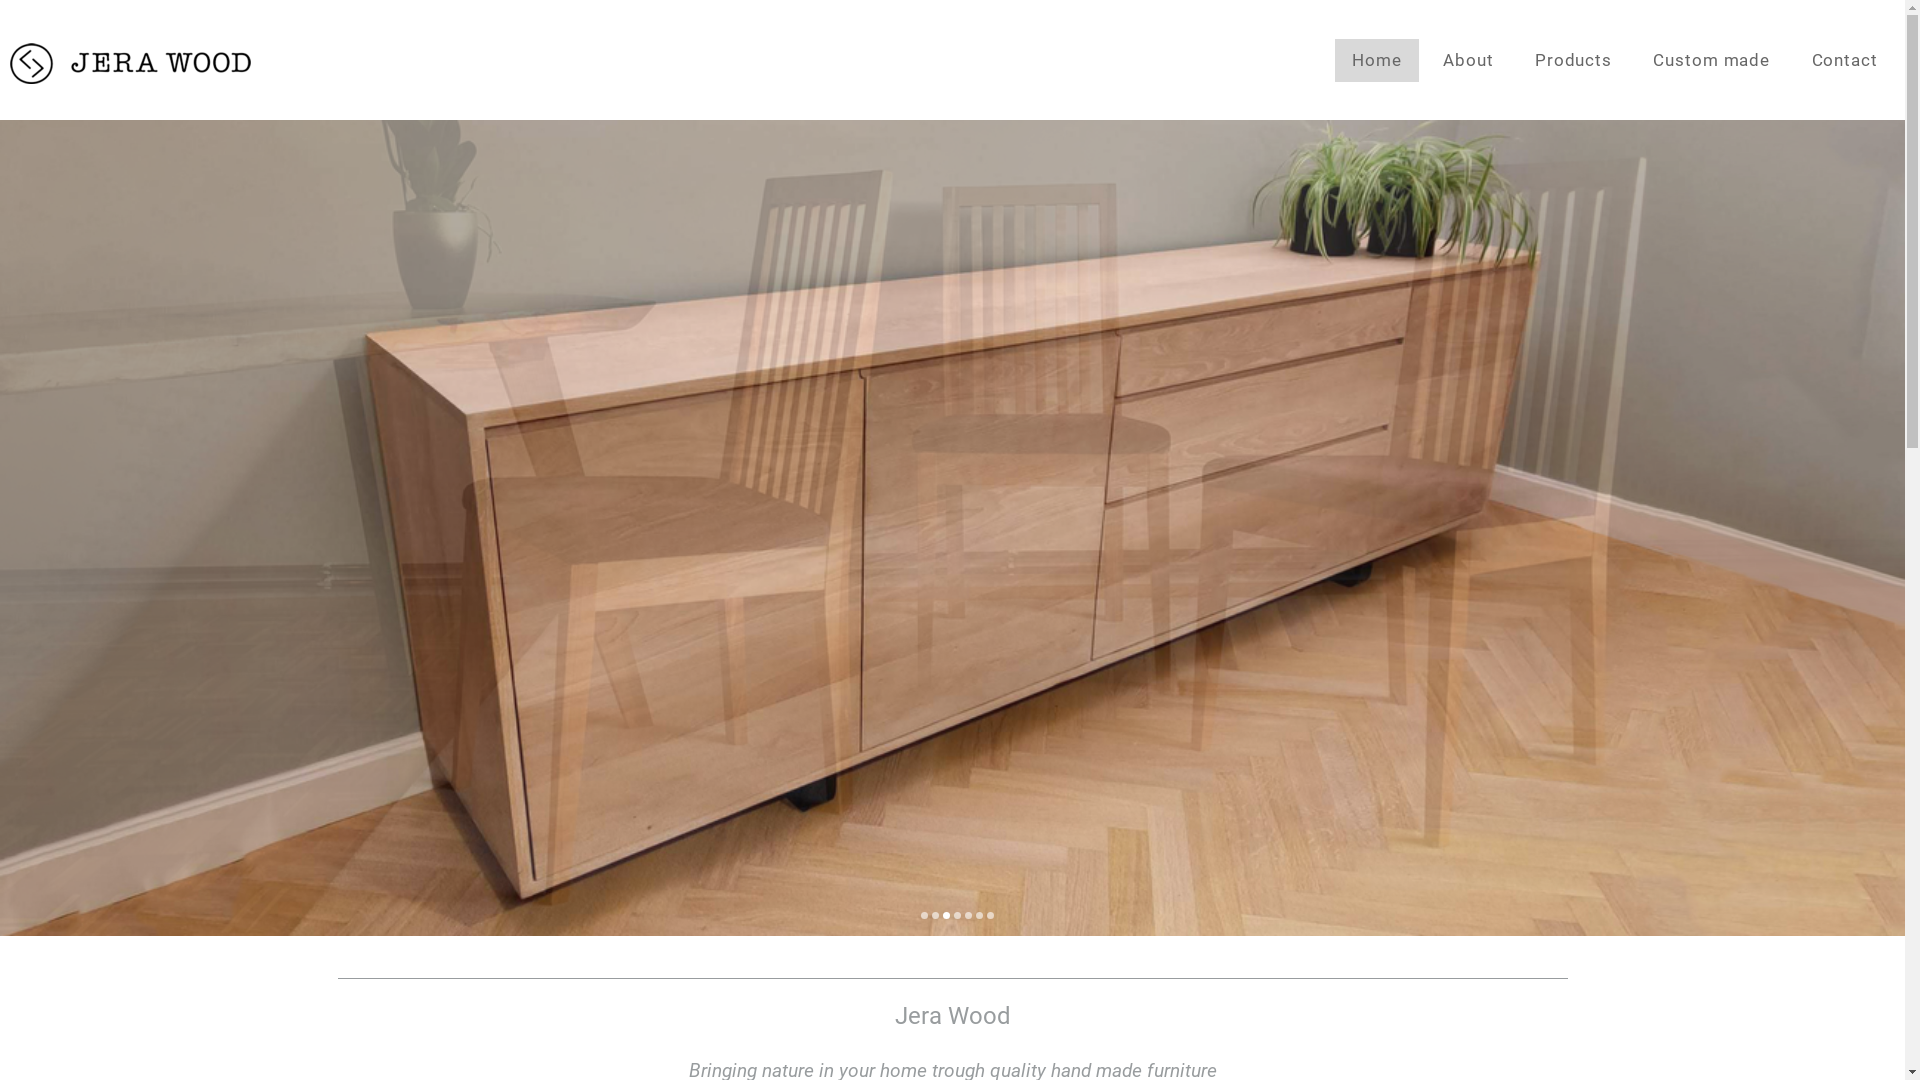  What do you see at coordinates (923, 916) in the screenshot?
I see `'1'` at bounding box center [923, 916].